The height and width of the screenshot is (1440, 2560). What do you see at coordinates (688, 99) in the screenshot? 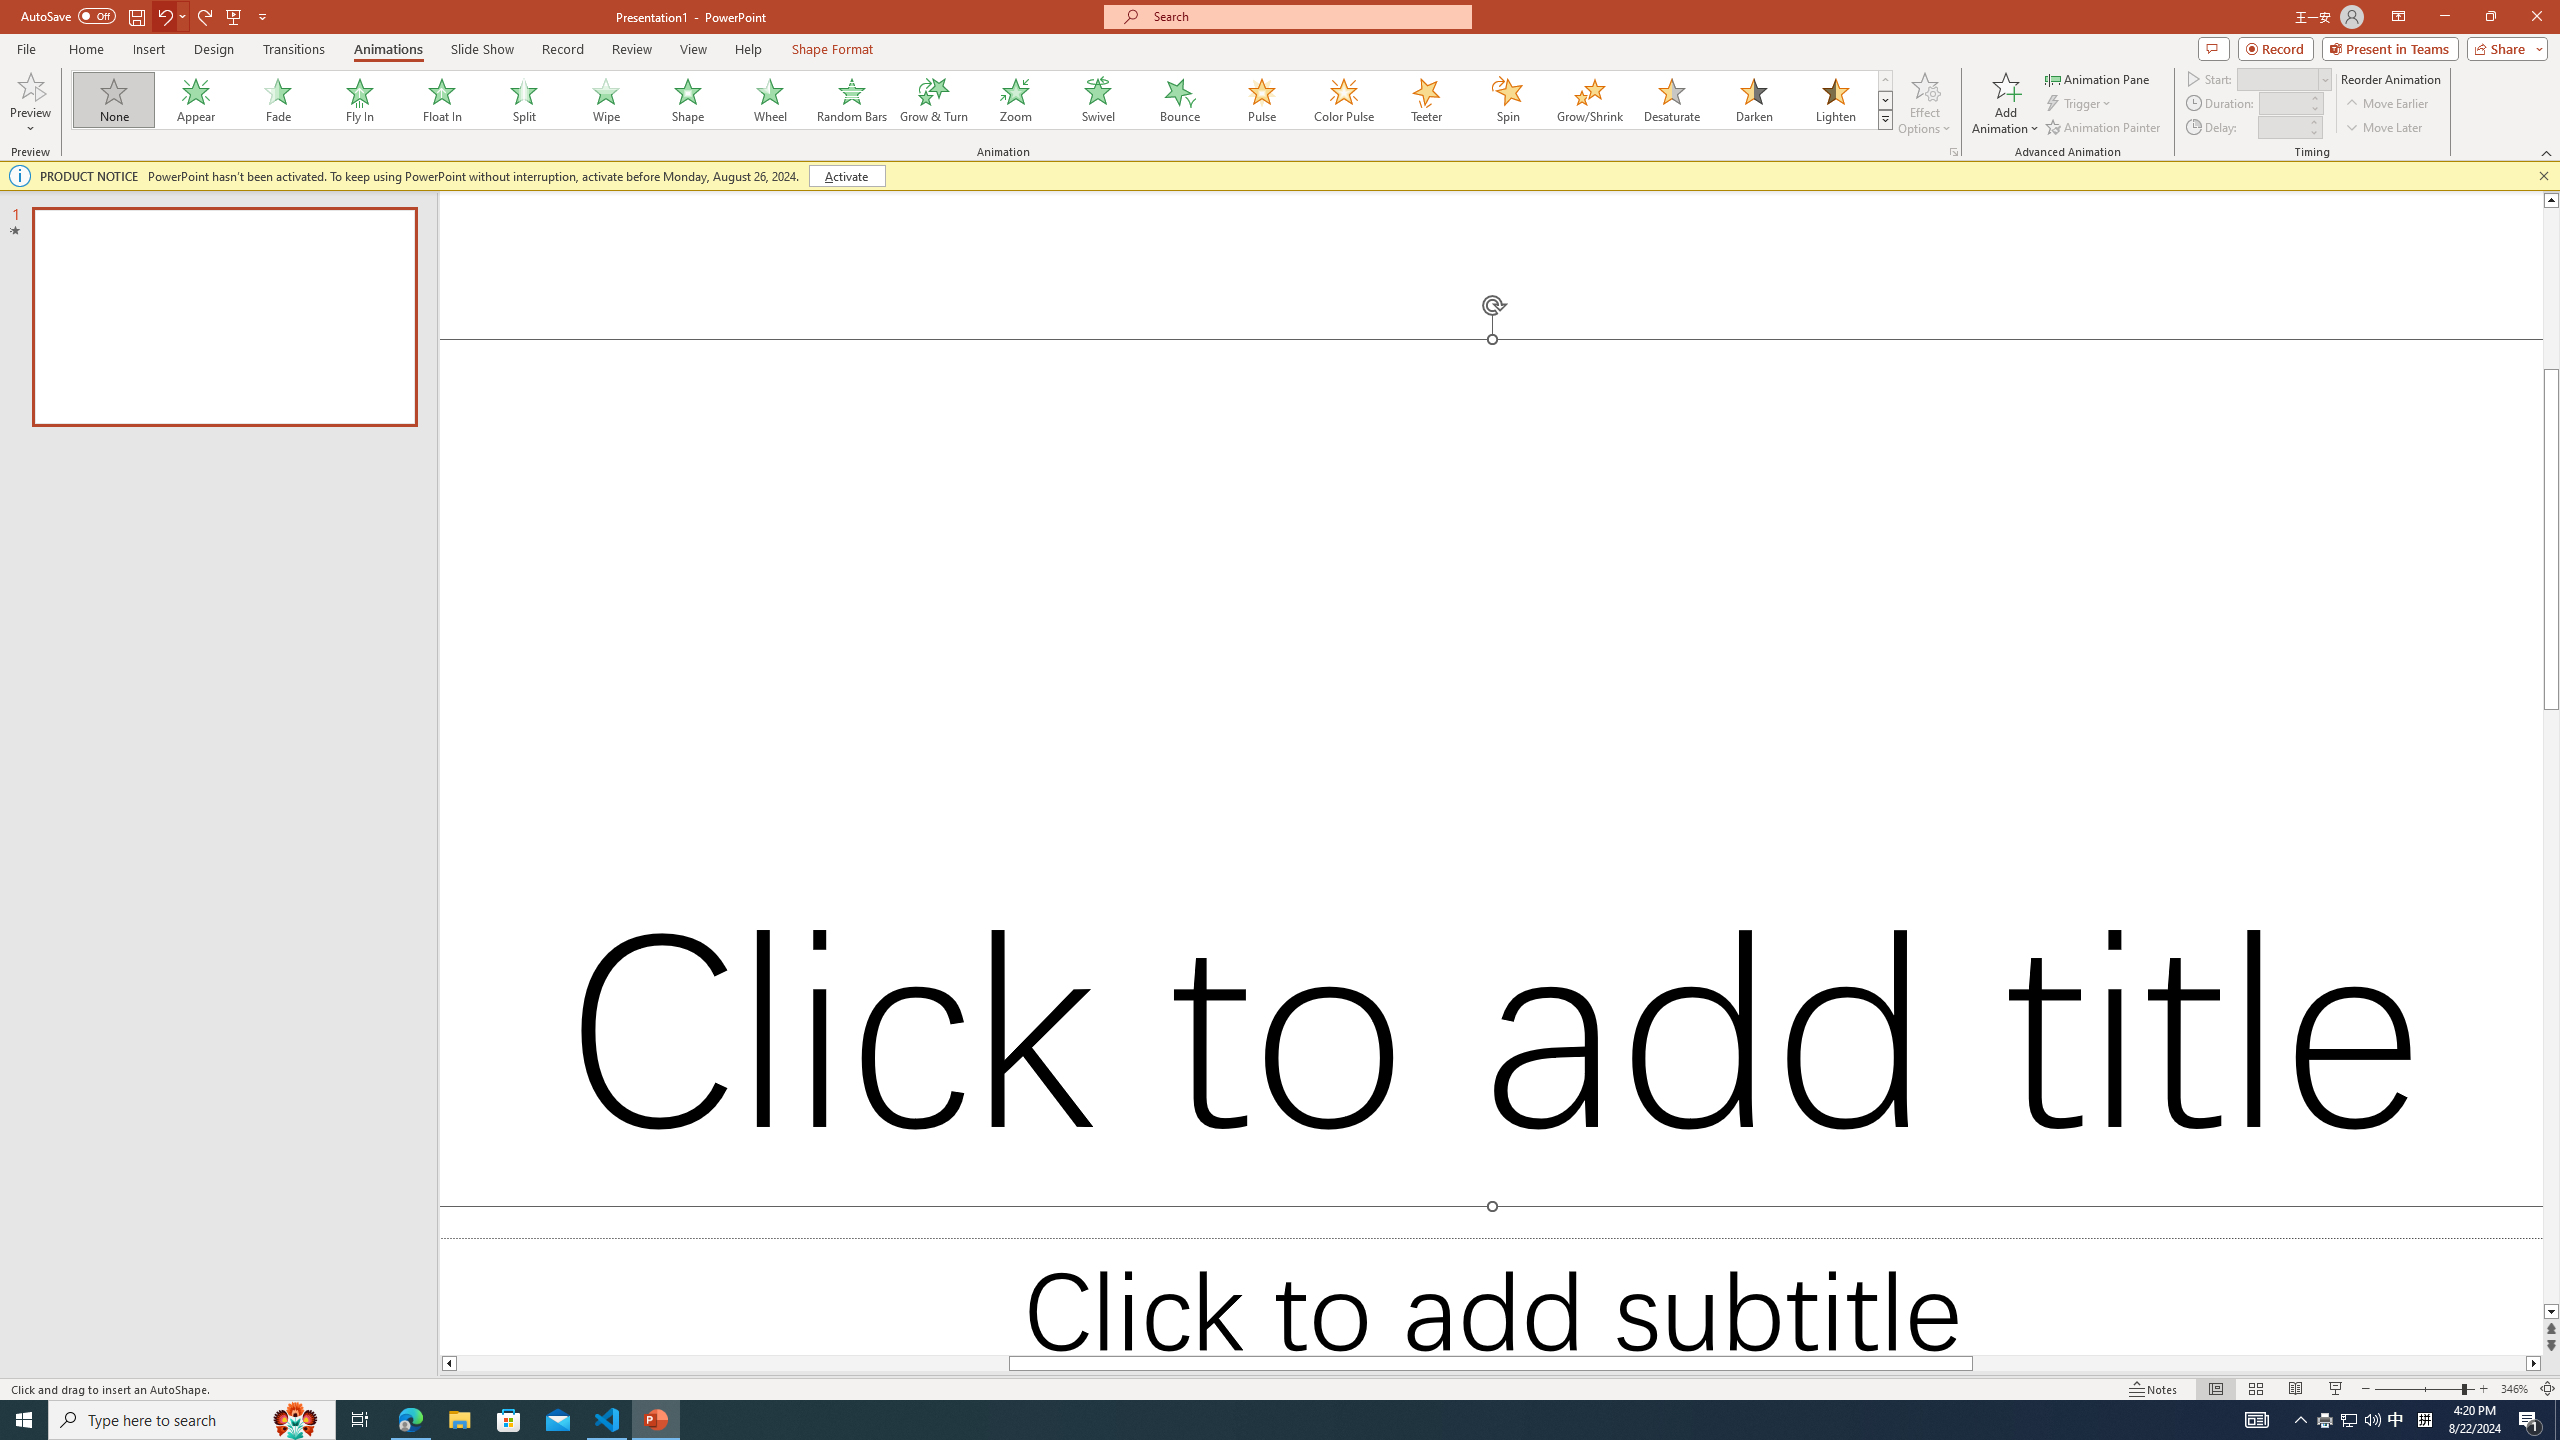
I see `'Shape'` at bounding box center [688, 99].